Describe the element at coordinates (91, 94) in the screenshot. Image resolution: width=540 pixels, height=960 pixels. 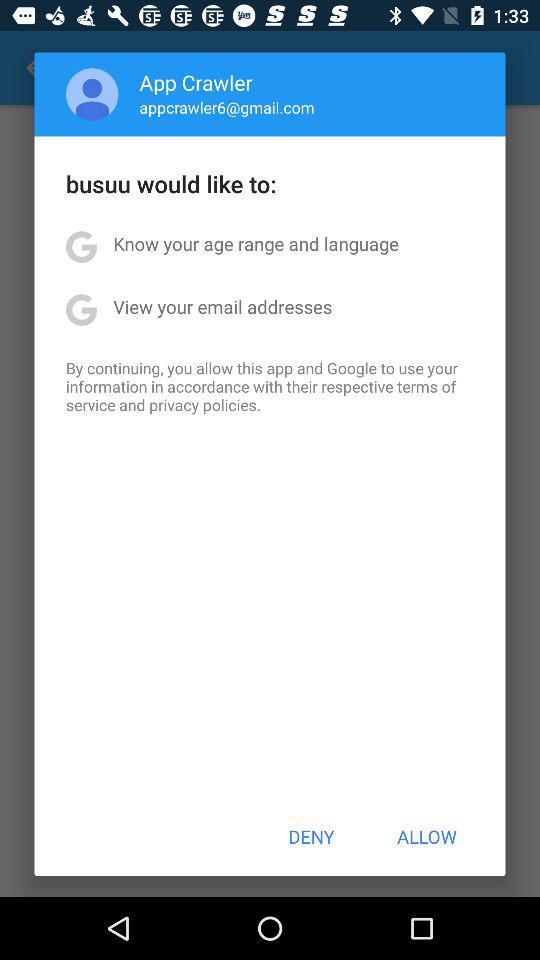
I see `app next to the app crawler app` at that location.